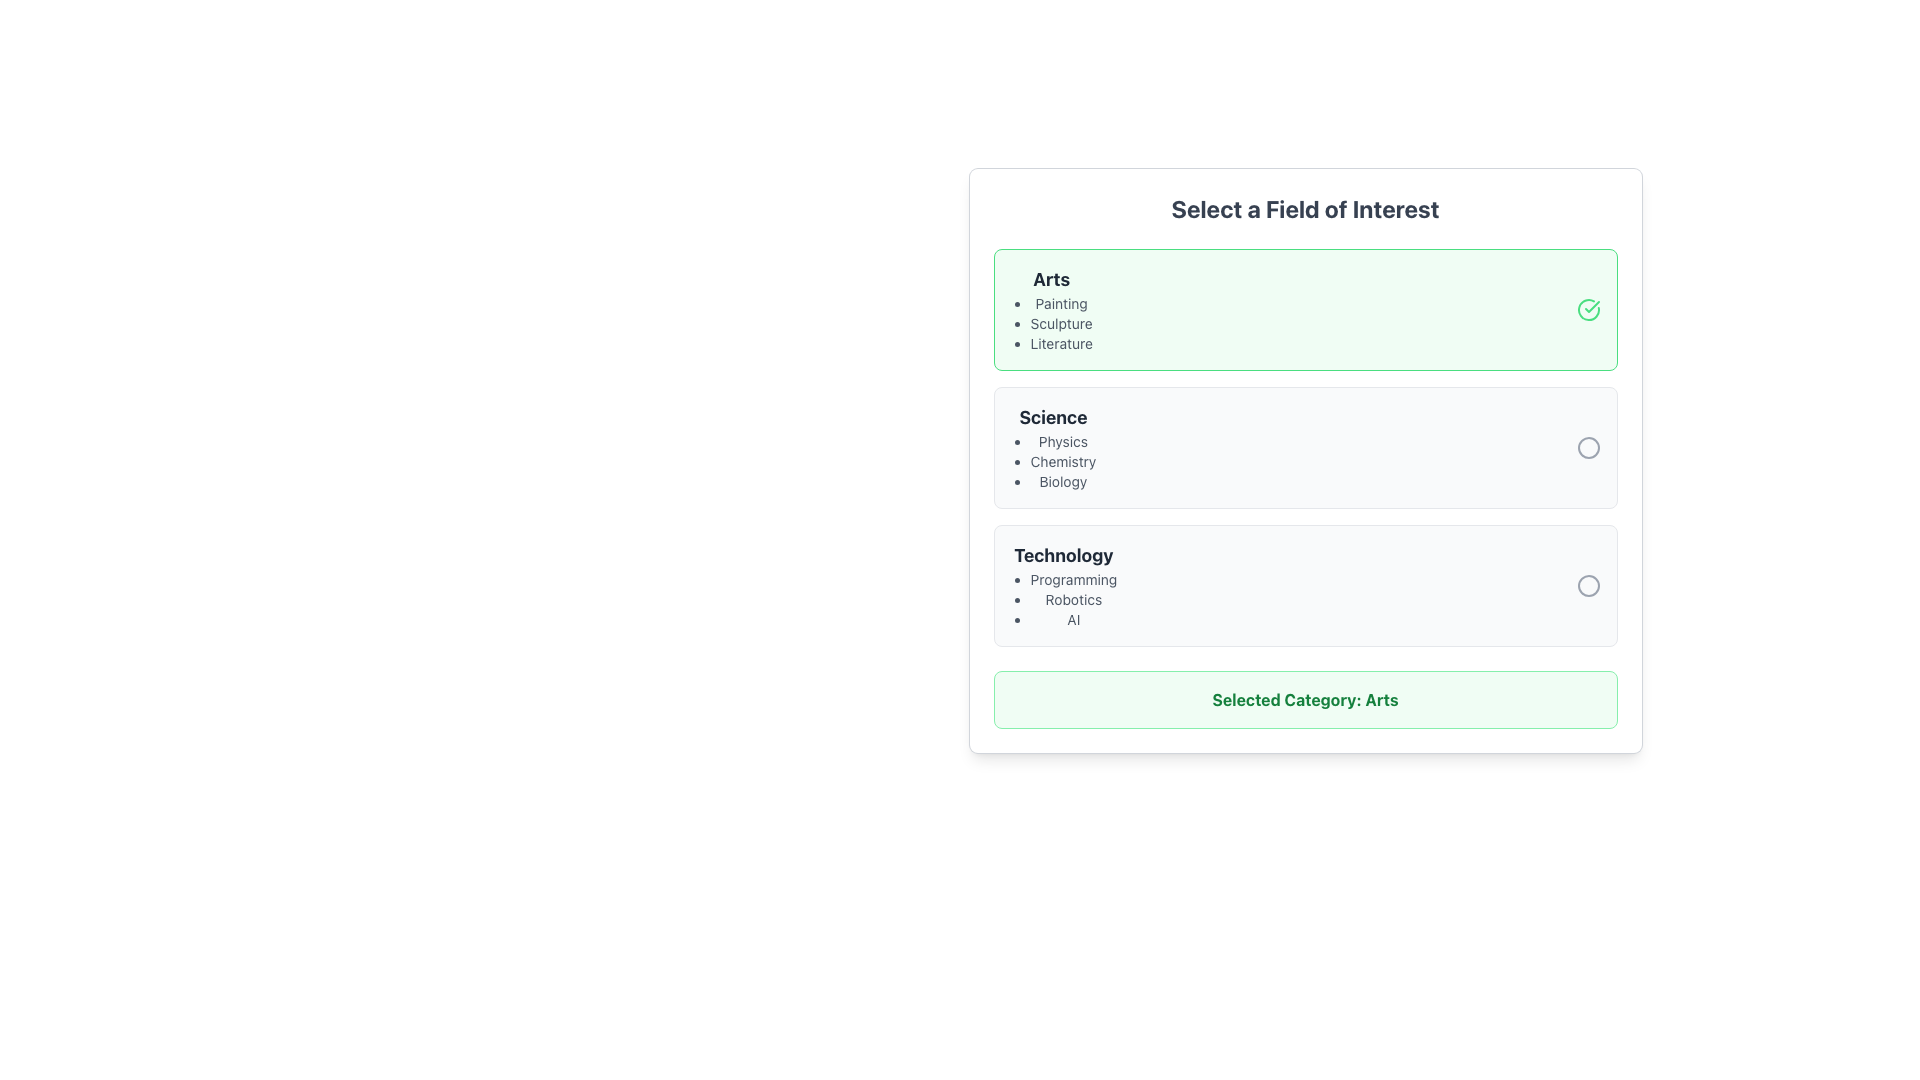 Image resolution: width=1920 pixels, height=1080 pixels. What do you see at coordinates (1062, 585) in the screenshot?
I see `text content of the 'Technology' category text block, which is located in the third card of the list of fields, beneath 'Arts' and 'Science'` at bounding box center [1062, 585].